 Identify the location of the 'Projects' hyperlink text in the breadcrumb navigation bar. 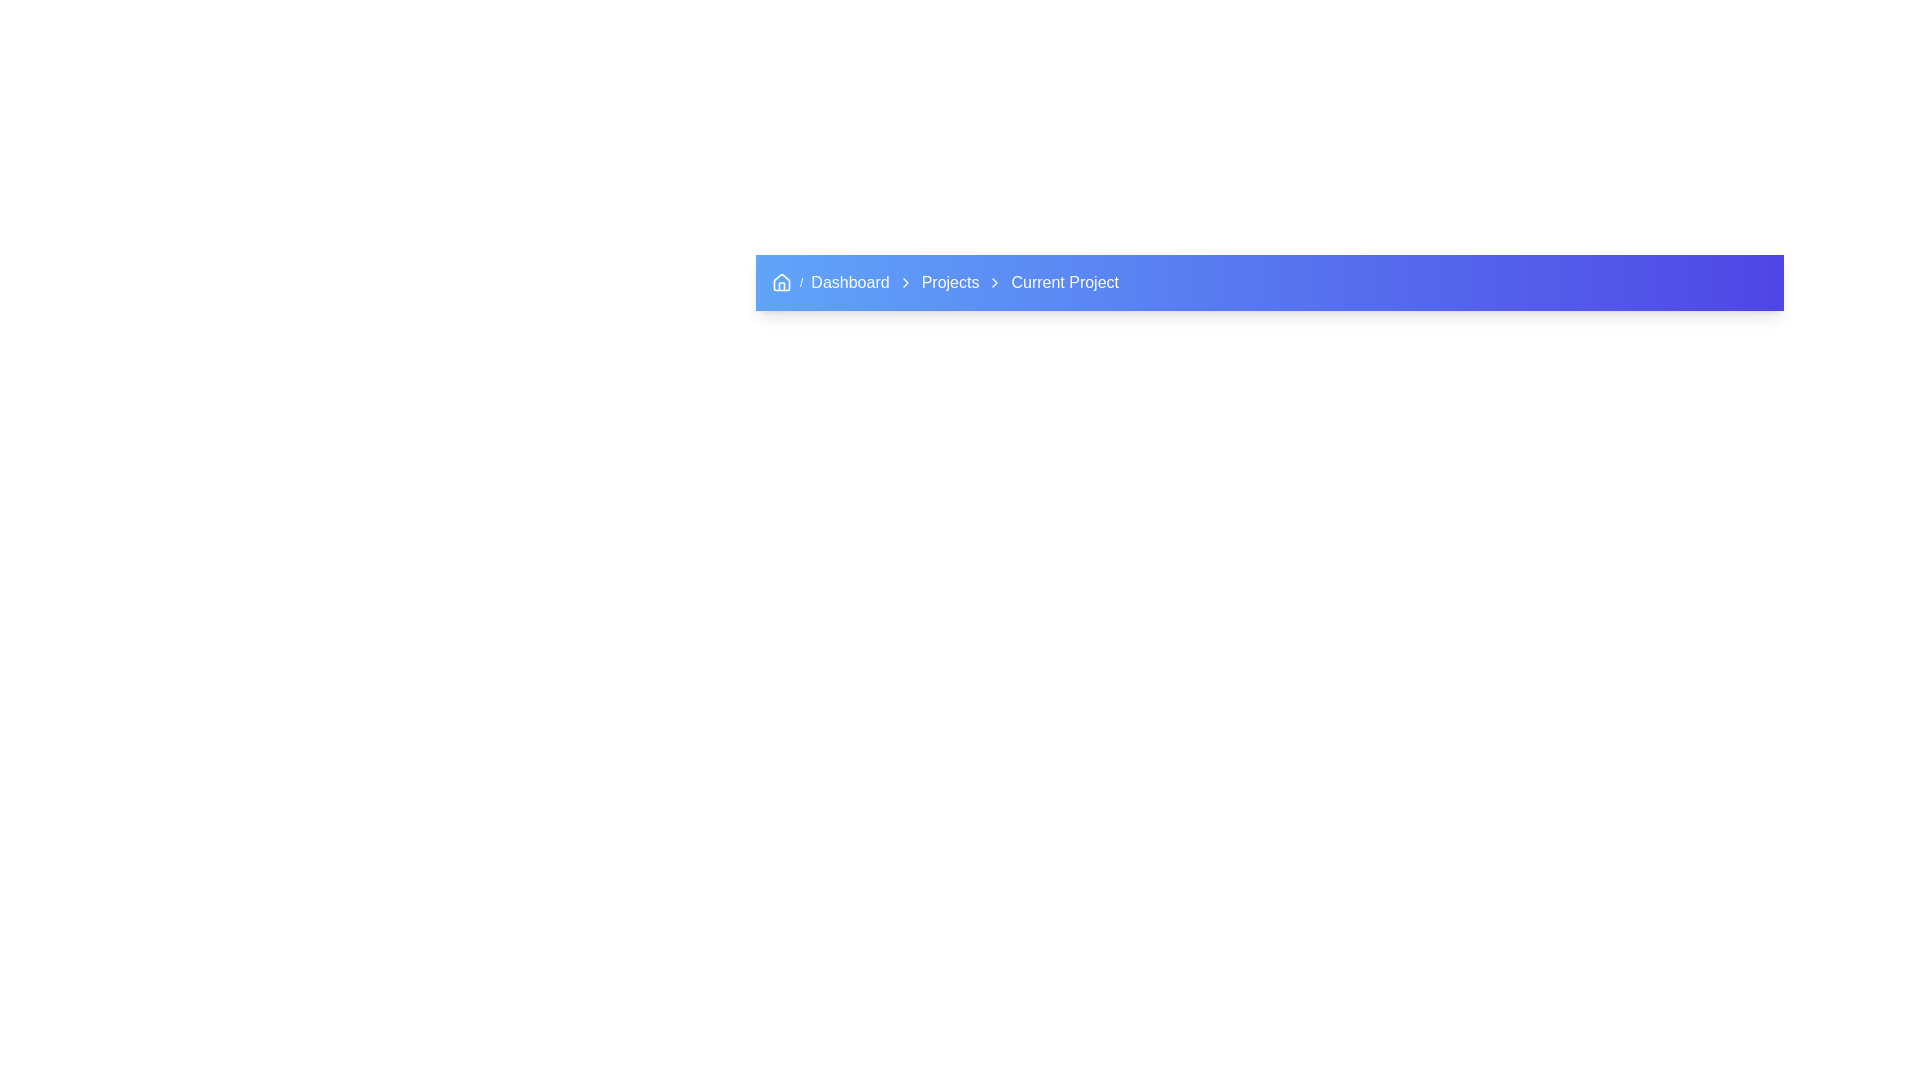
(949, 282).